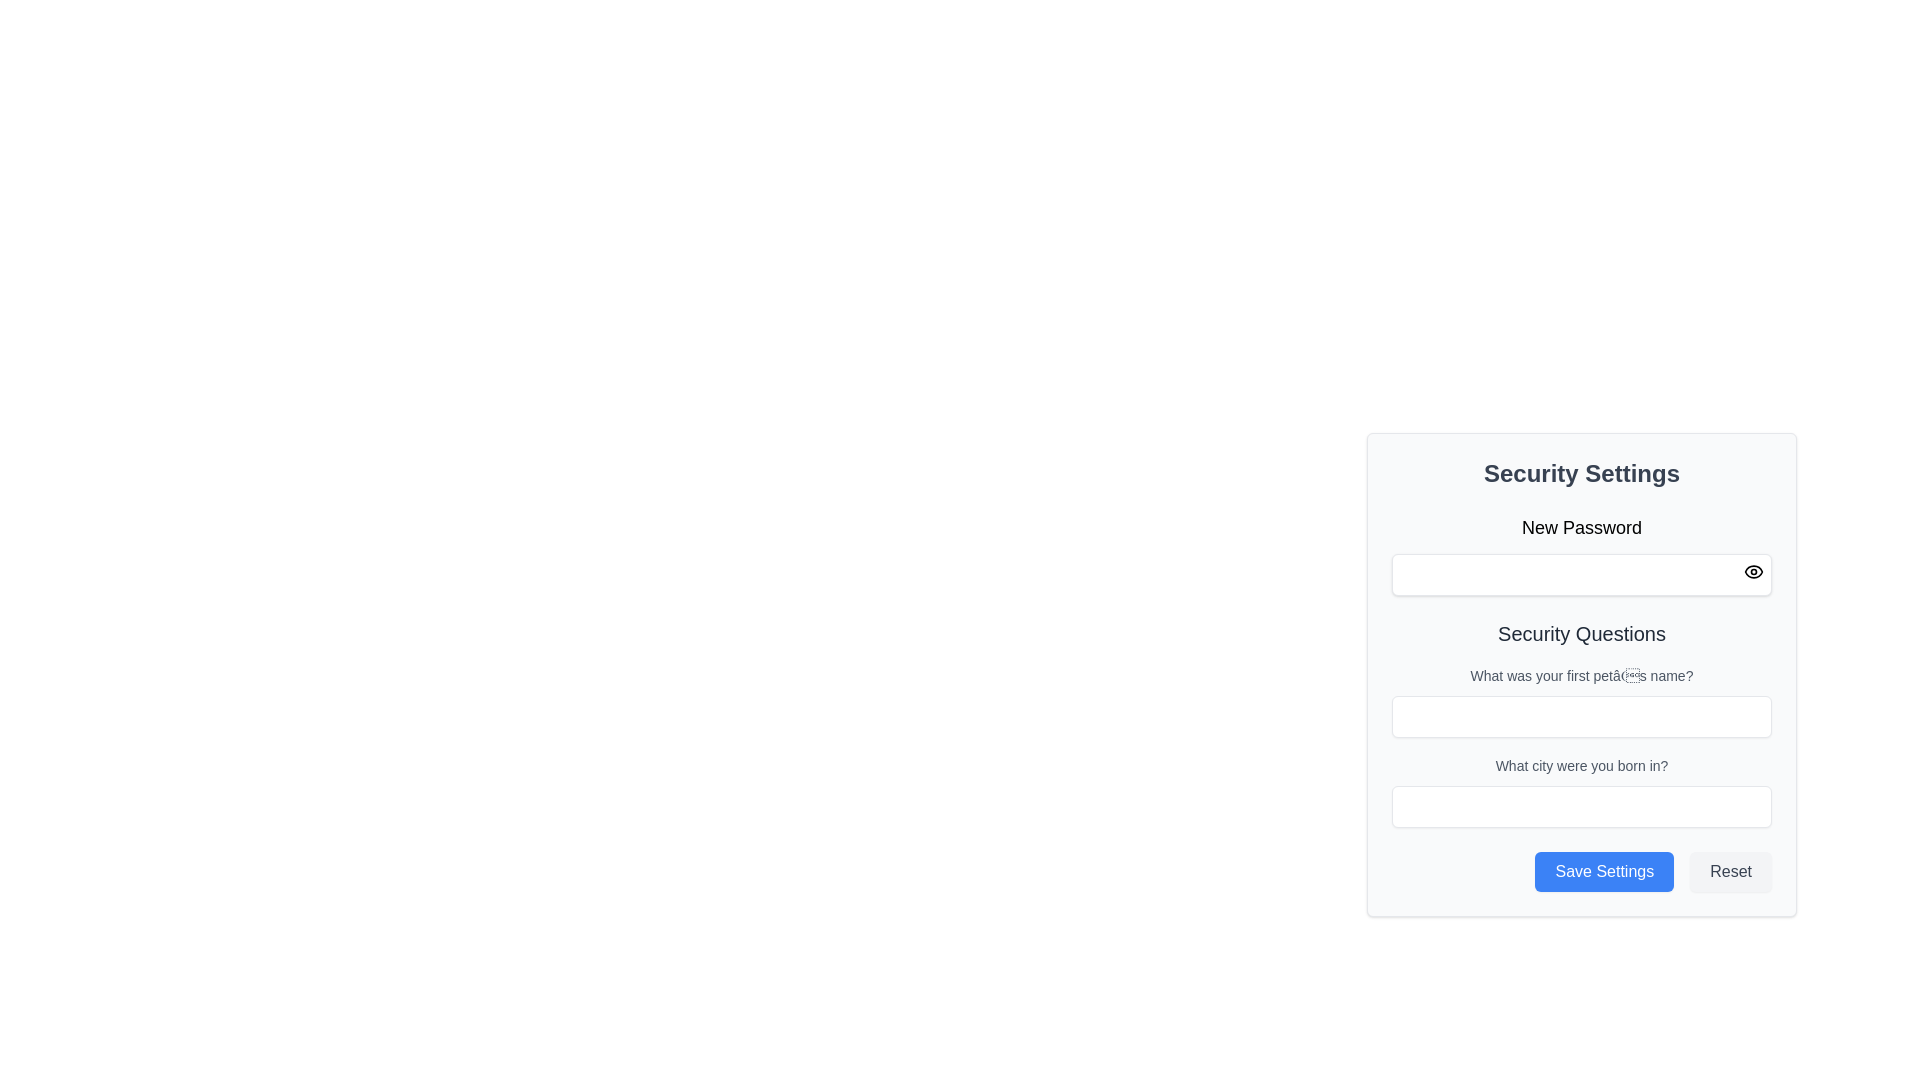 This screenshot has width=1920, height=1080. I want to click on the 'Reset' button located at the bottom-right corner of the form-like interface, so click(1730, 870).